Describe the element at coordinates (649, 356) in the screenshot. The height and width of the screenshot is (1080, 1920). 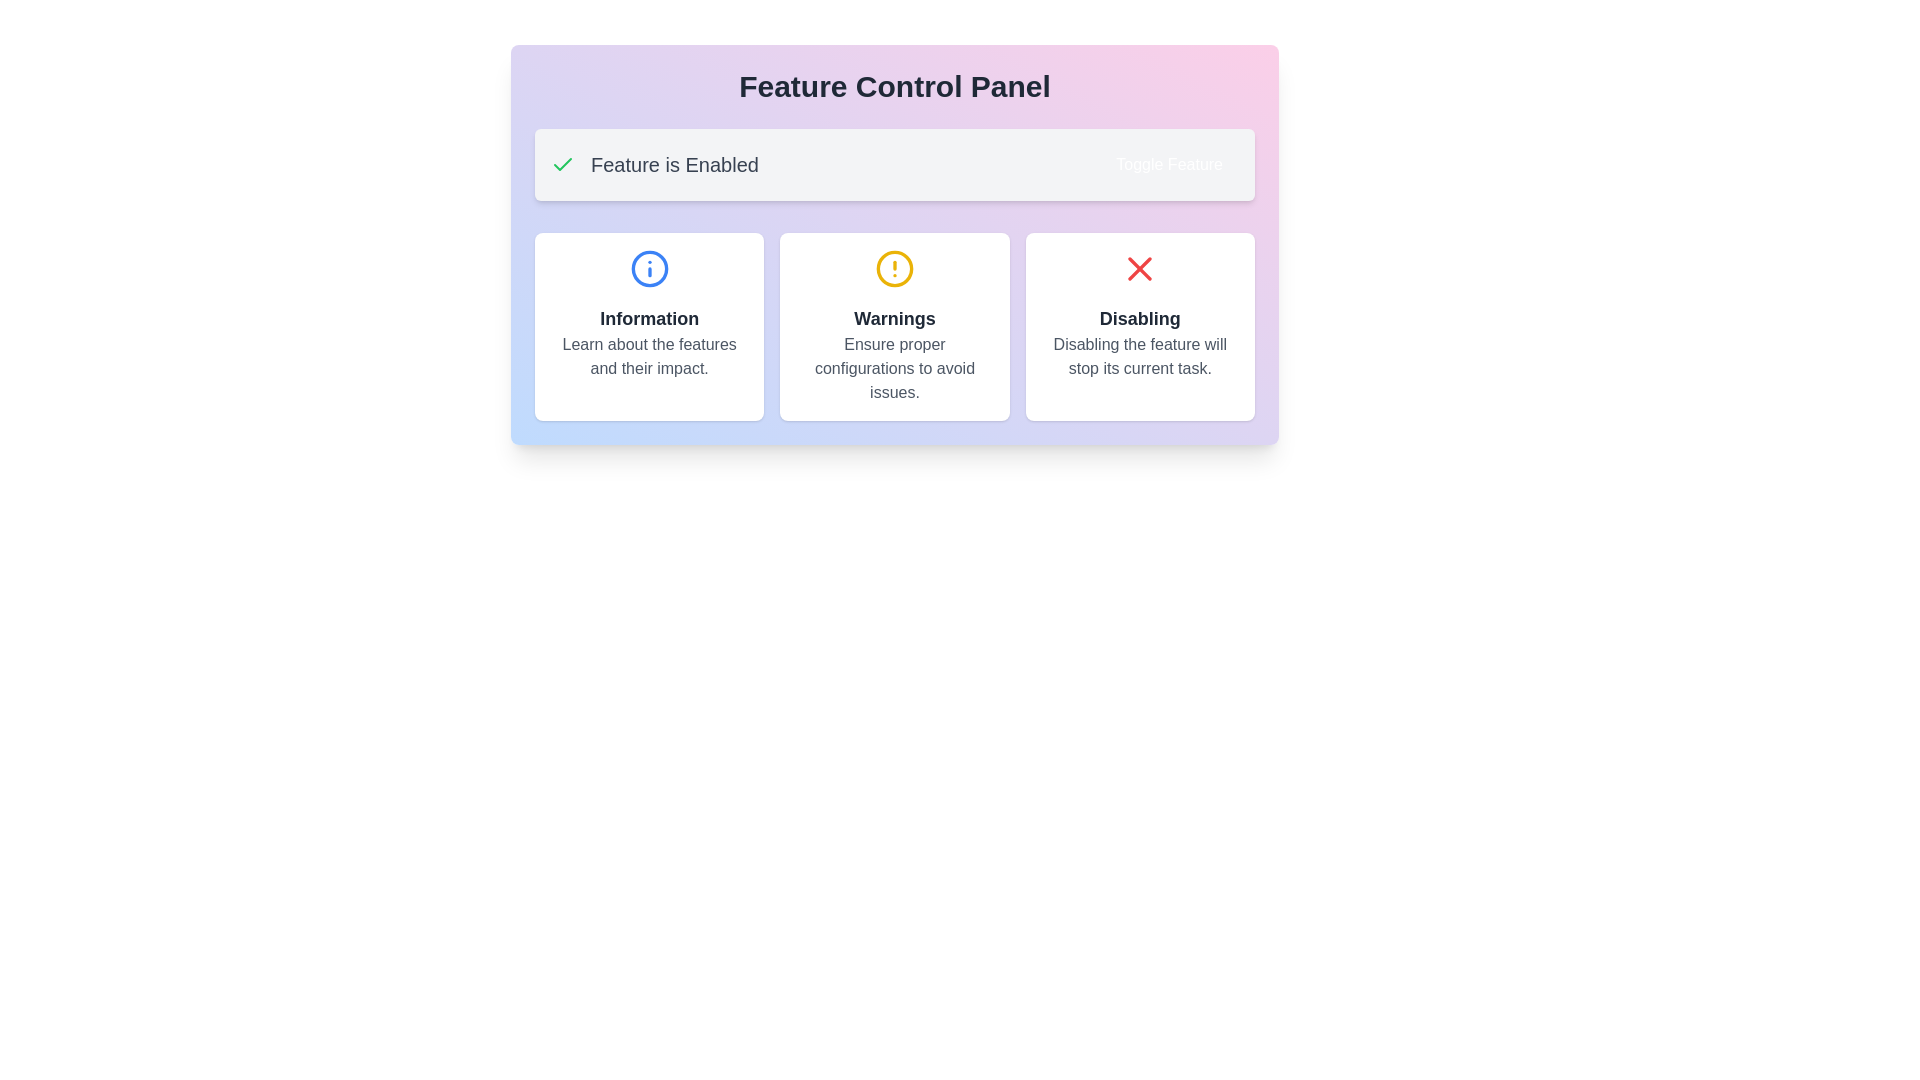
I see `the text label displaying 'Learn about the features and their impact.' located at the bottom of the 'Information' section of the Feature Control Panel interface` at that location.